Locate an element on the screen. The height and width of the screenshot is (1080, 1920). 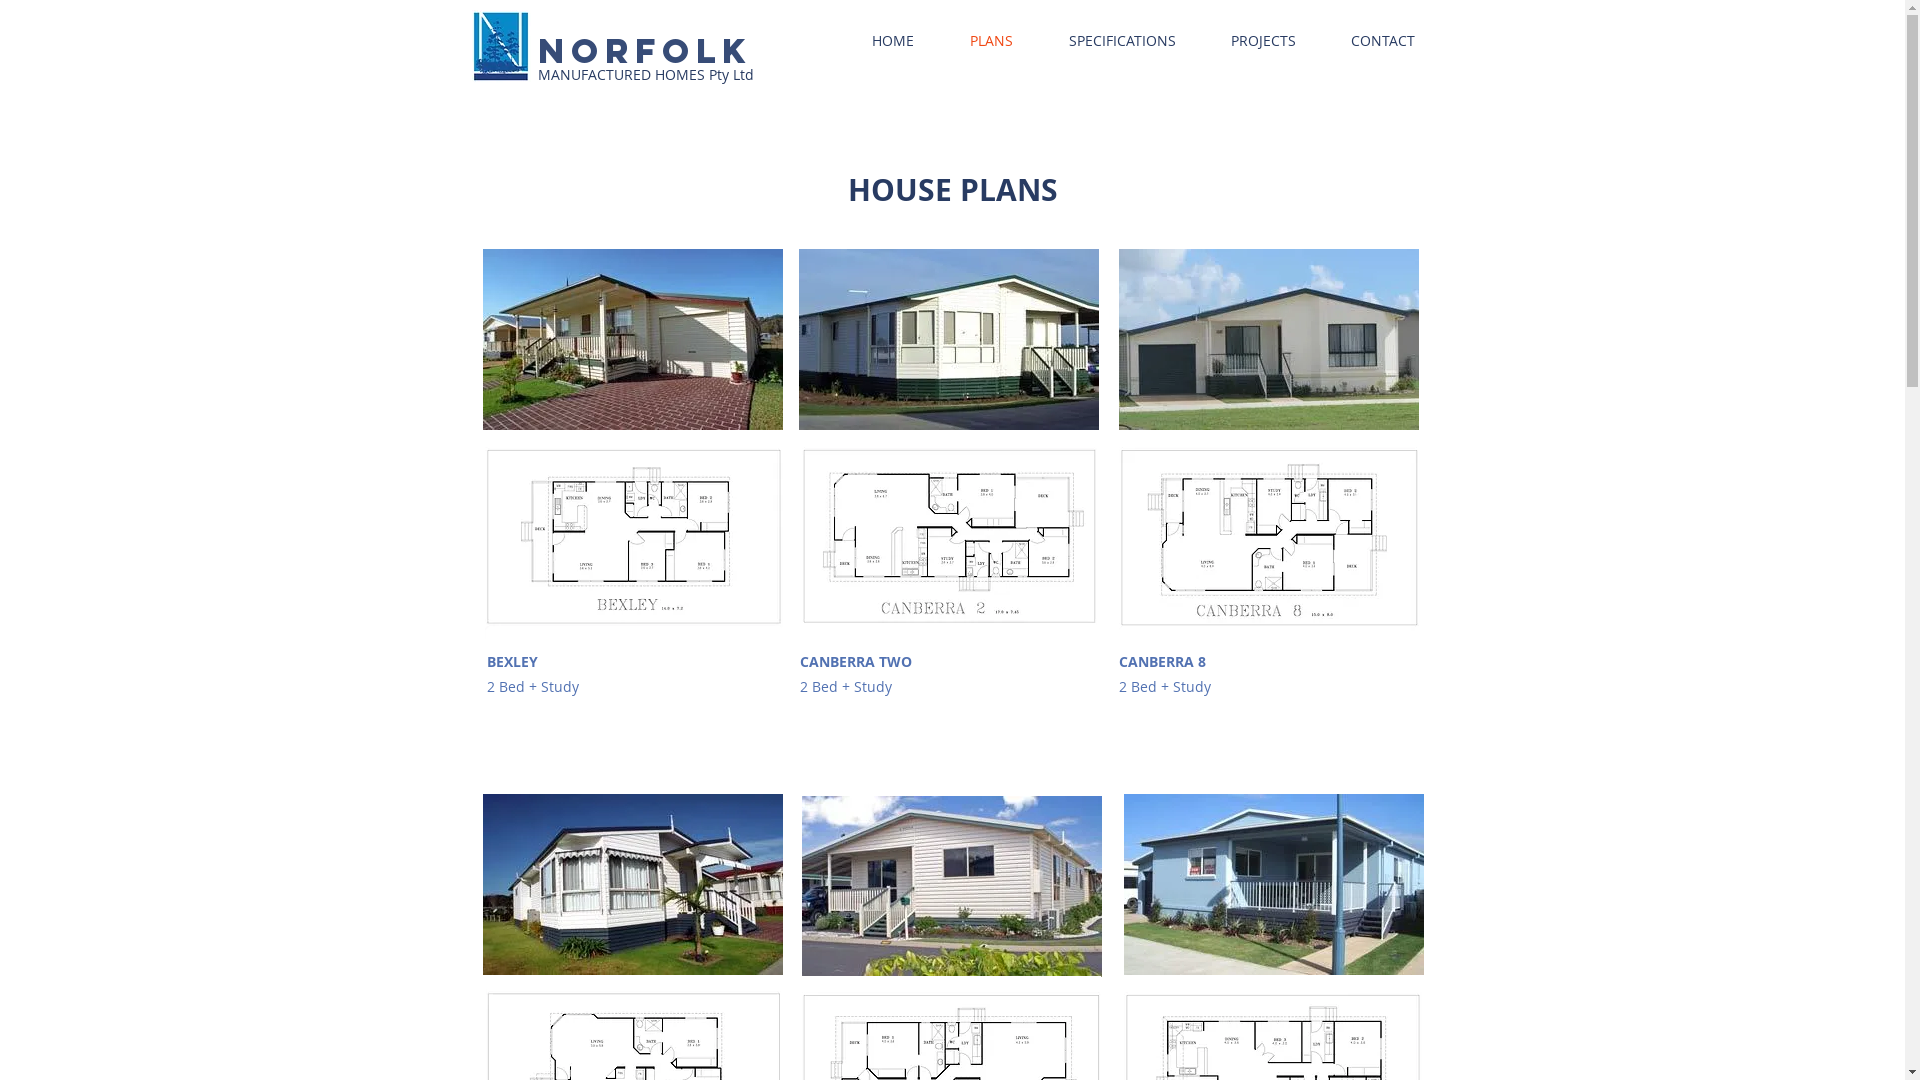
'CONTACT' is located at coordinates (1382, 41).